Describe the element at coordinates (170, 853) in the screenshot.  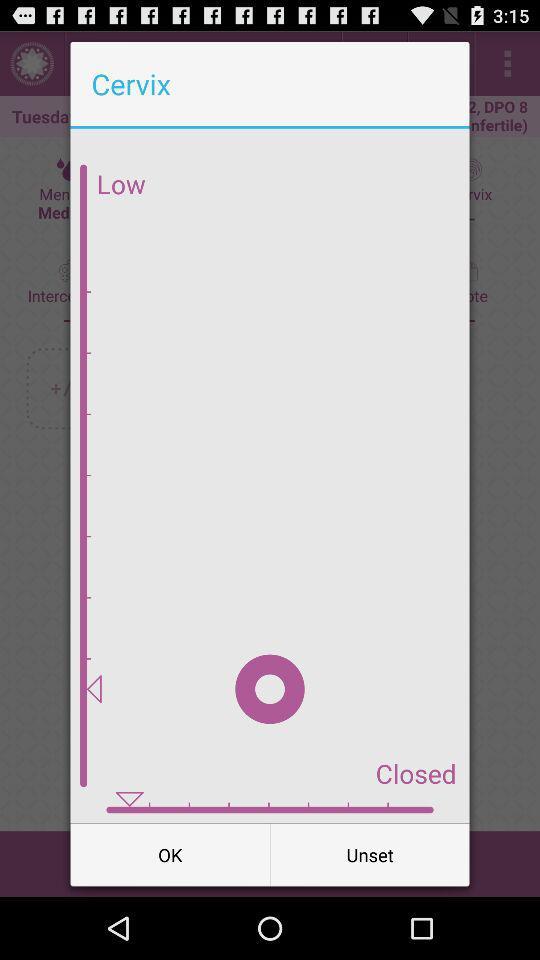
I see `the ok icon` at that location.